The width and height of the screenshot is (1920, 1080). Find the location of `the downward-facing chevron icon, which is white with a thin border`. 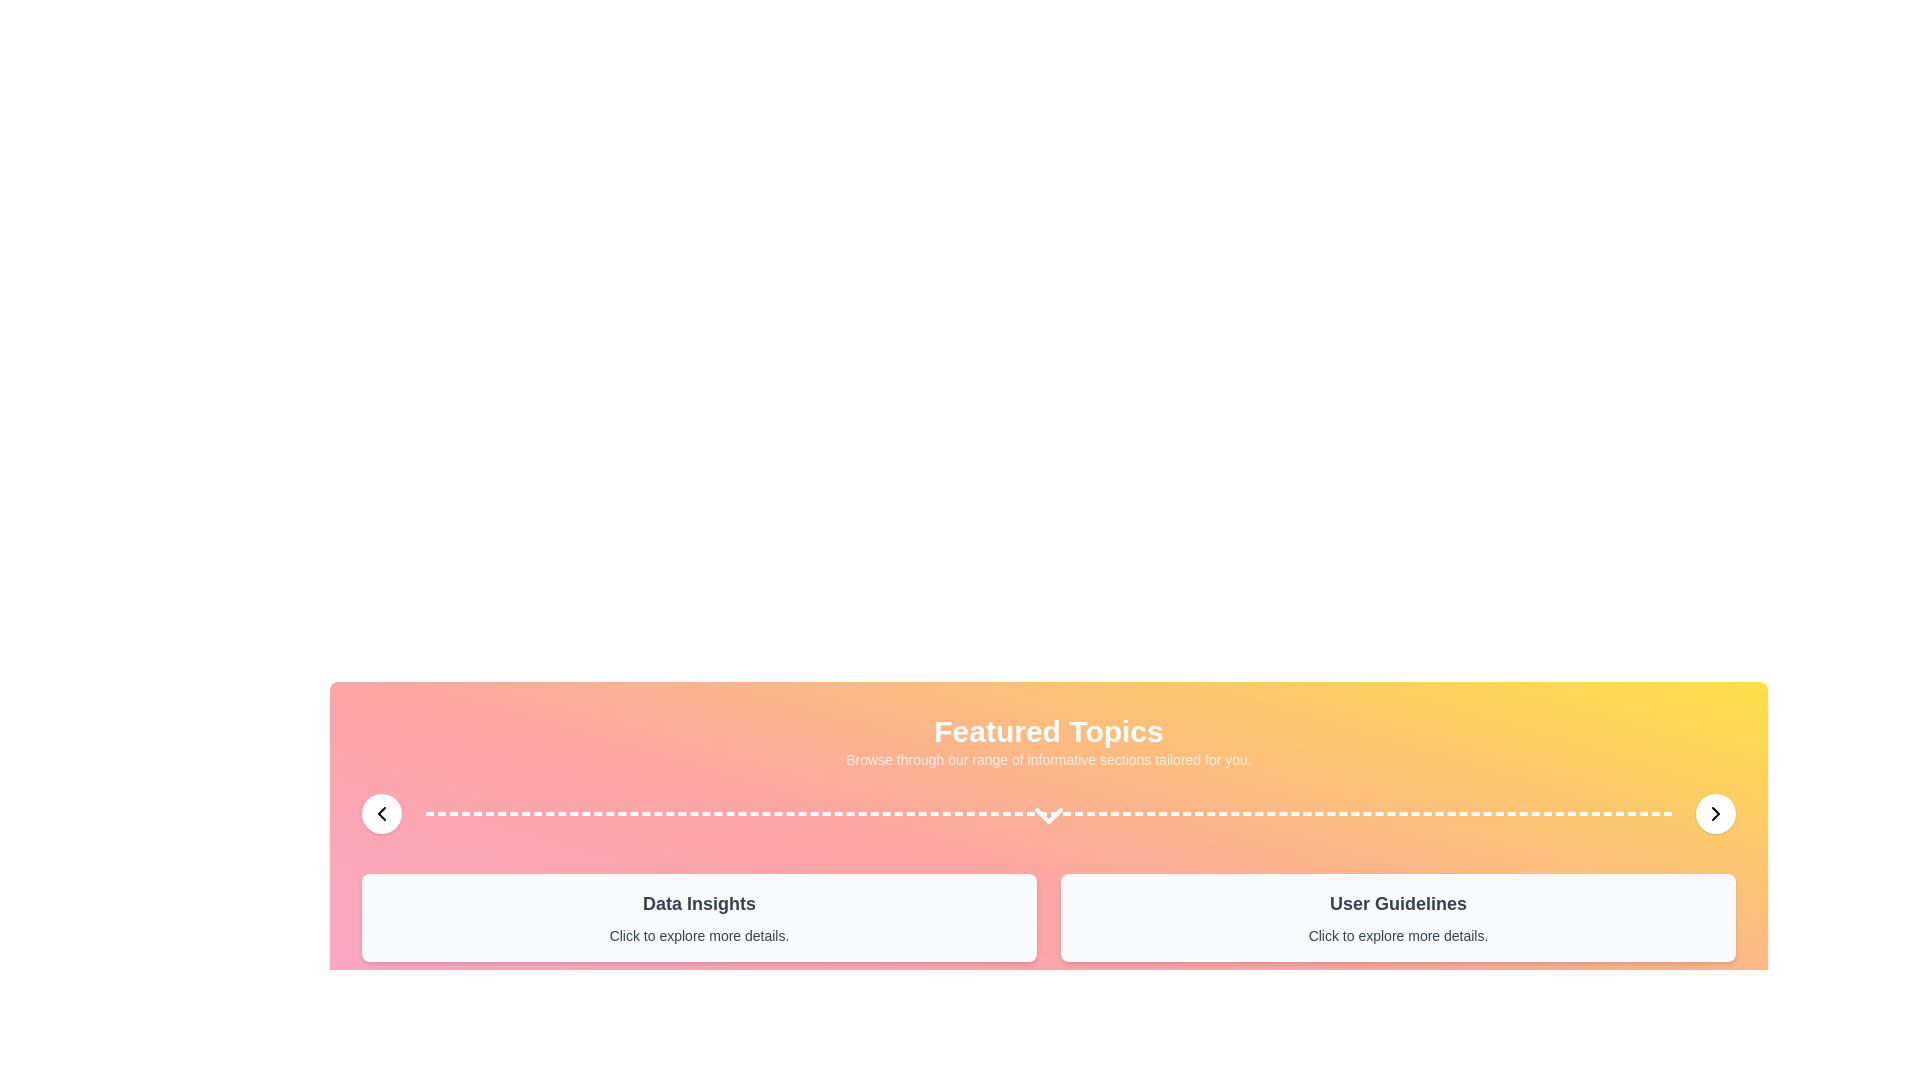

the downward-facing chevron icon, which is white with a thin border is located at coordinates (1048, 816).